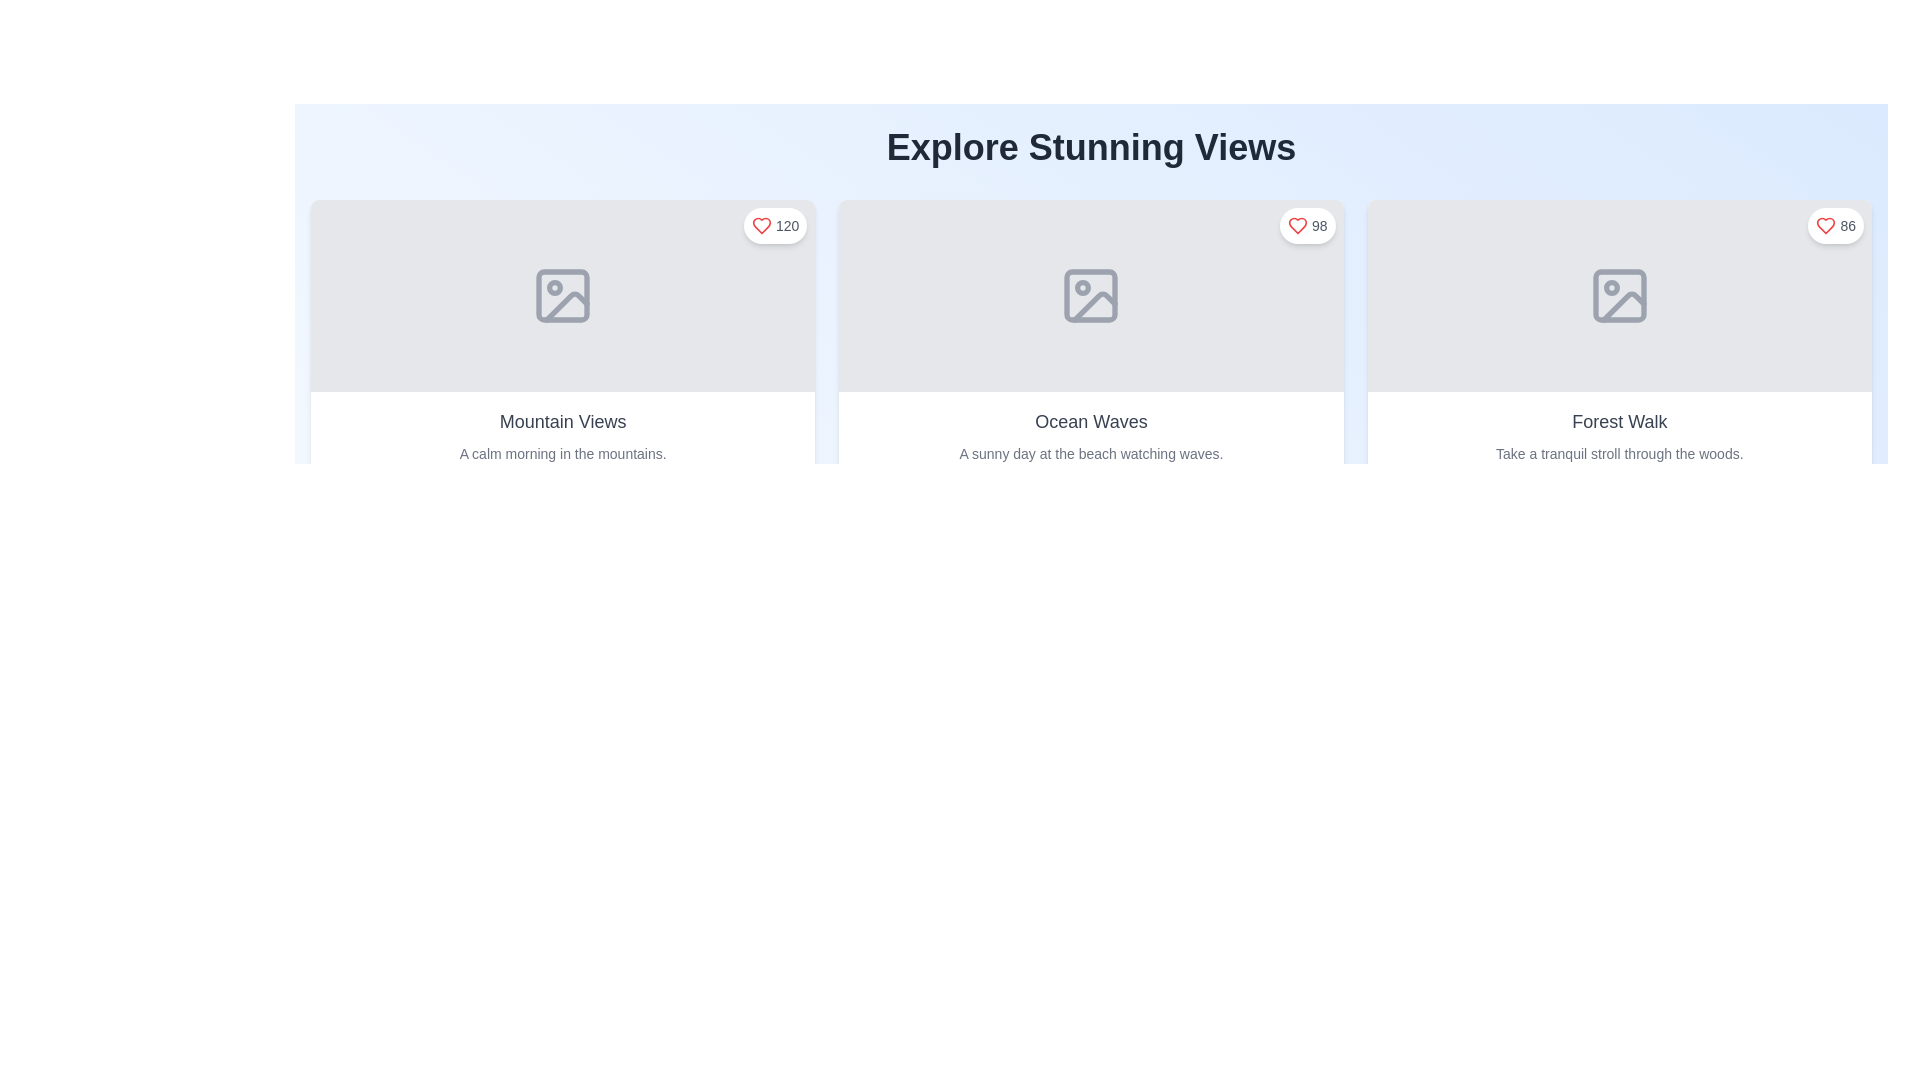 Image resolution: width=1920 pixels, height=1080 pixels. Describe the element at coordinates (555, 288) in the screenshot. I see `the decorative Circle element within the first card of the layout, which is part of the SVG image placeholder representing a highlighted dot` at that location.